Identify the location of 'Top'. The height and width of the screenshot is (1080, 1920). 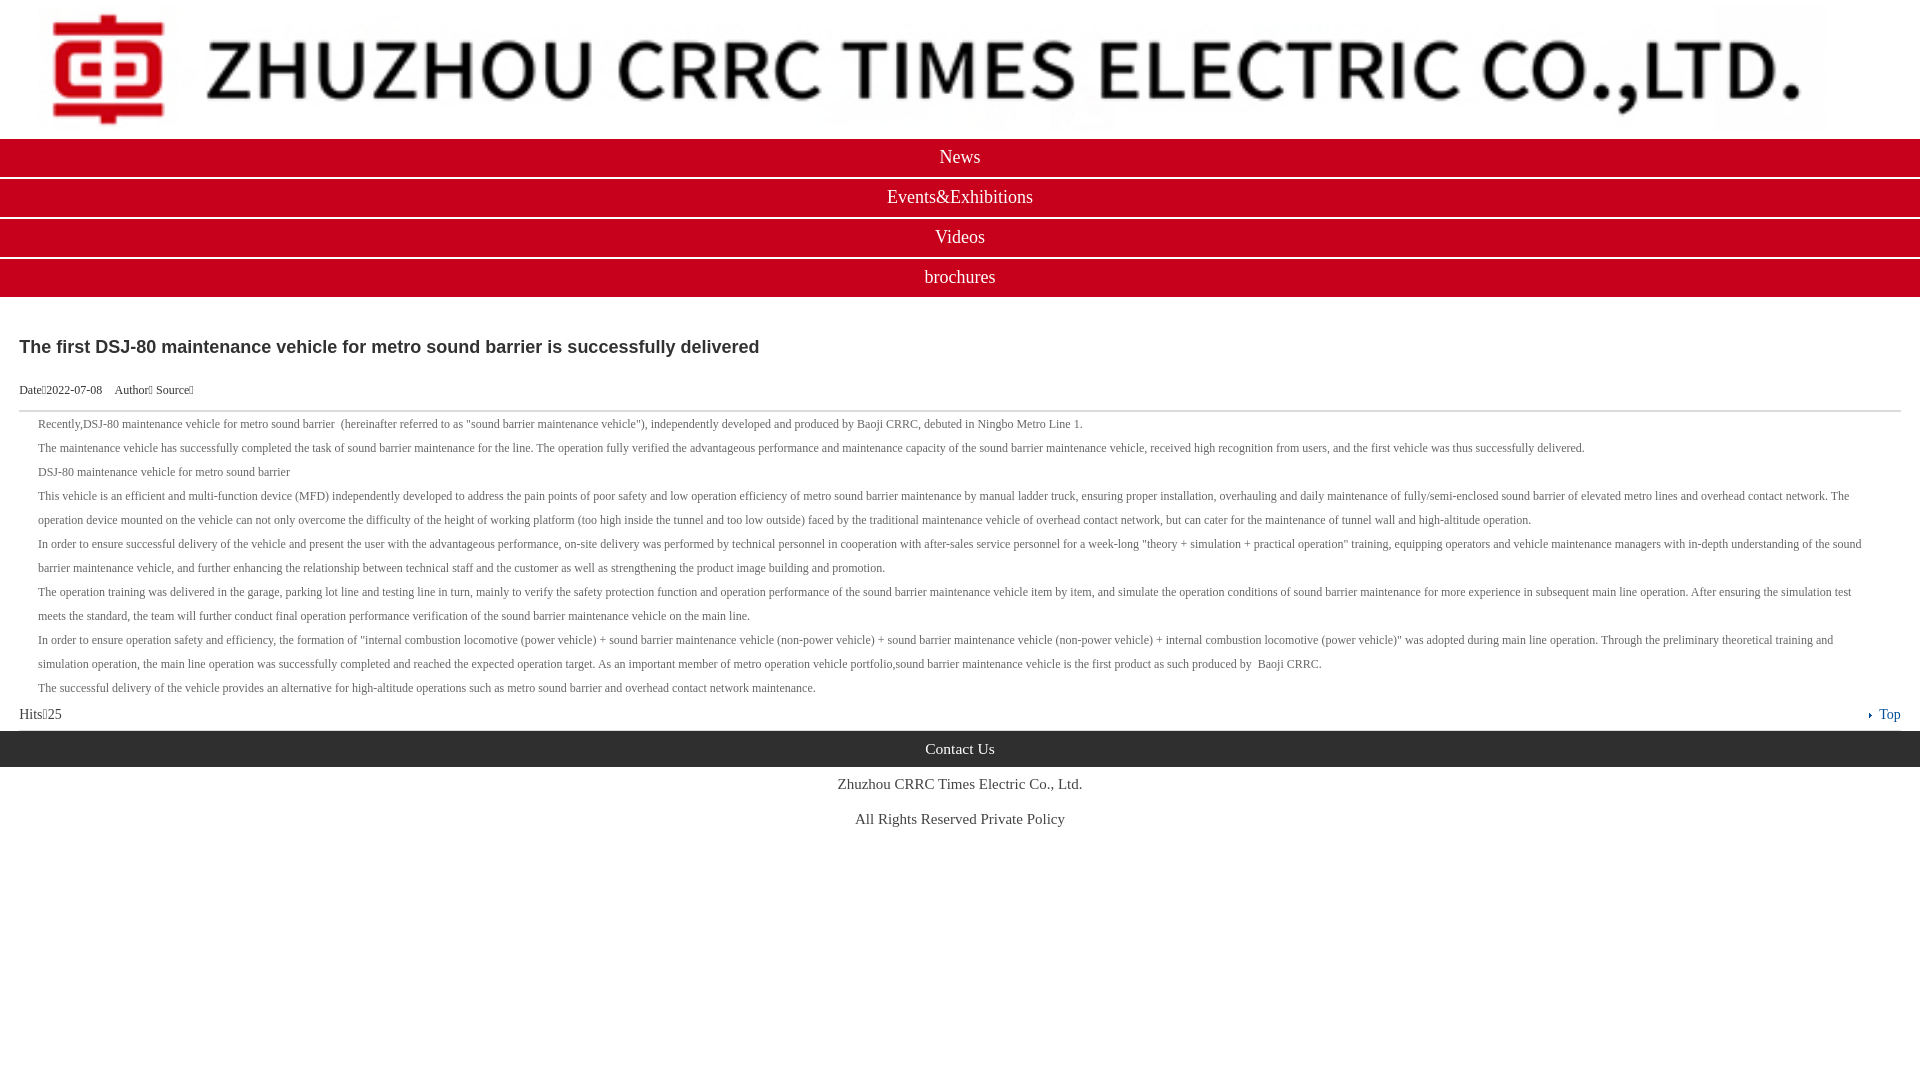
(1889, 713).